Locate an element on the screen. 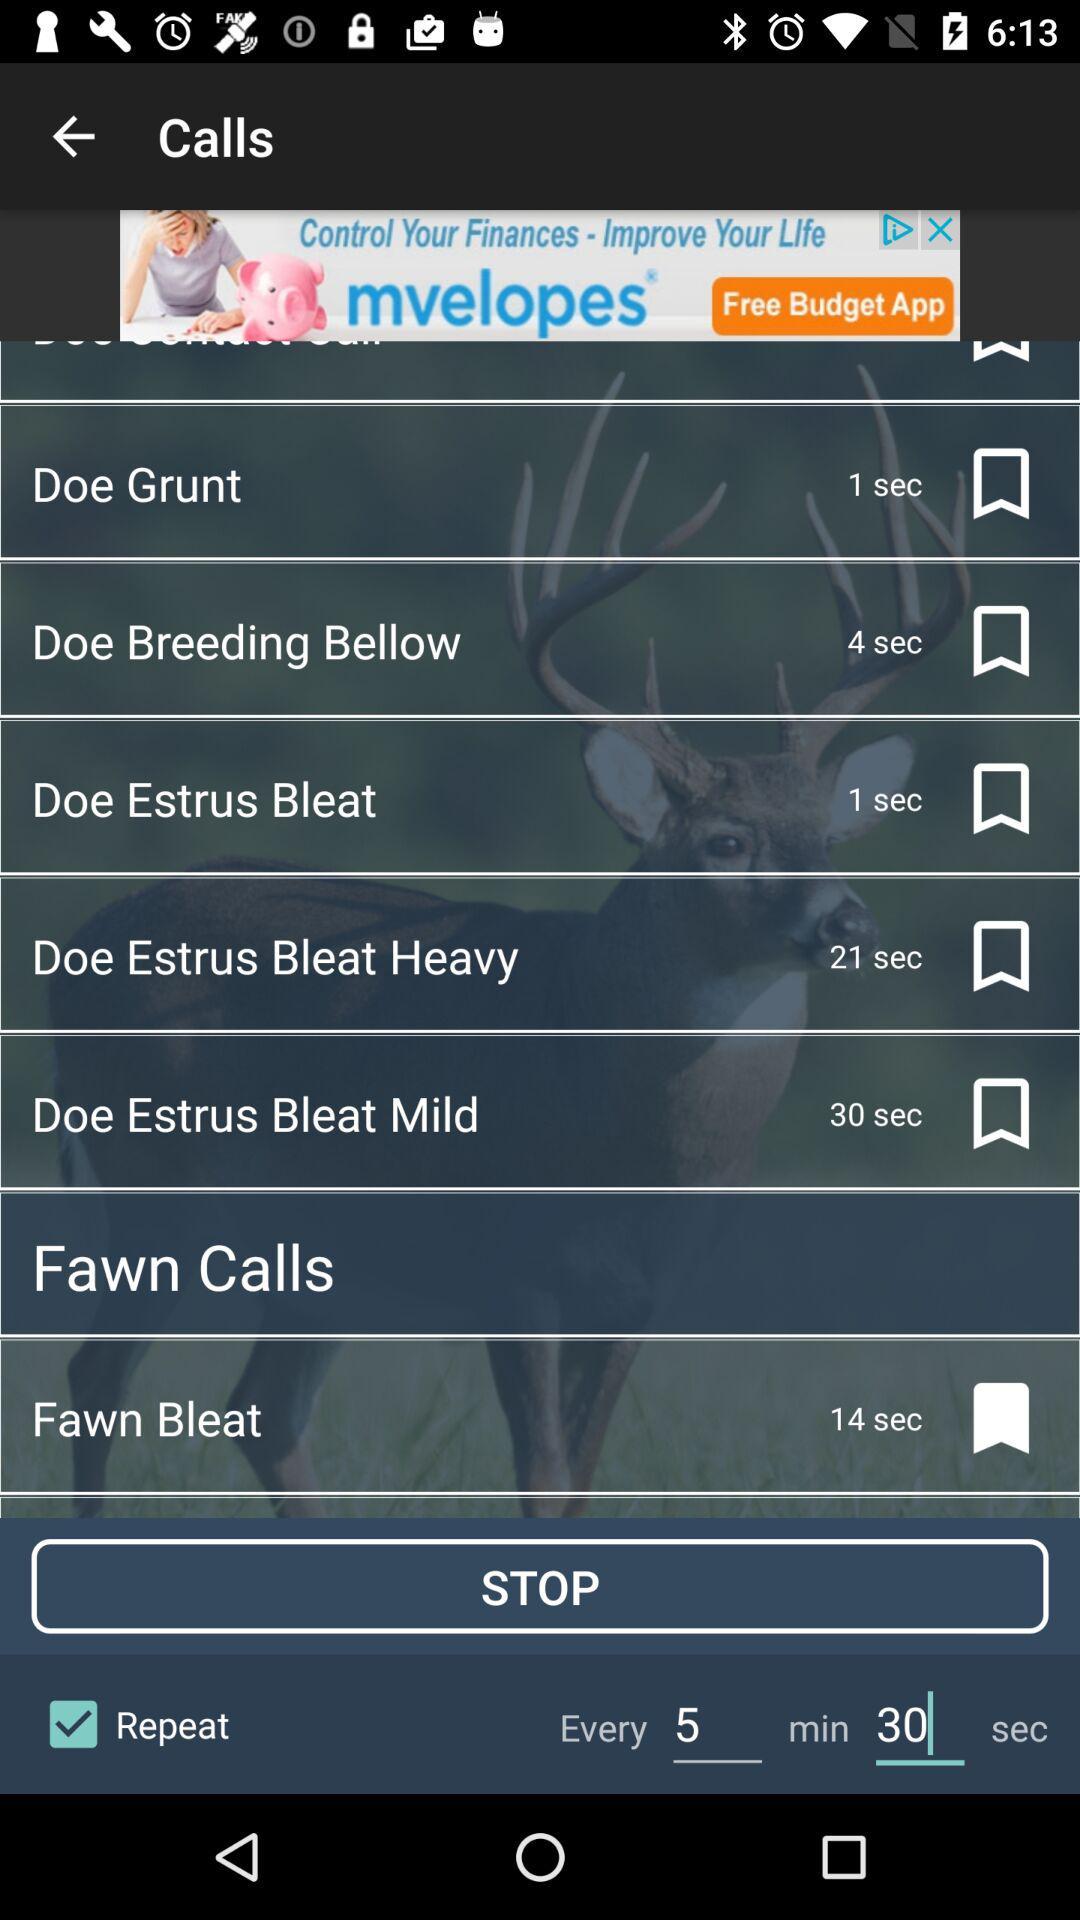  the bookmark icon is located at coordinates (984, 955).